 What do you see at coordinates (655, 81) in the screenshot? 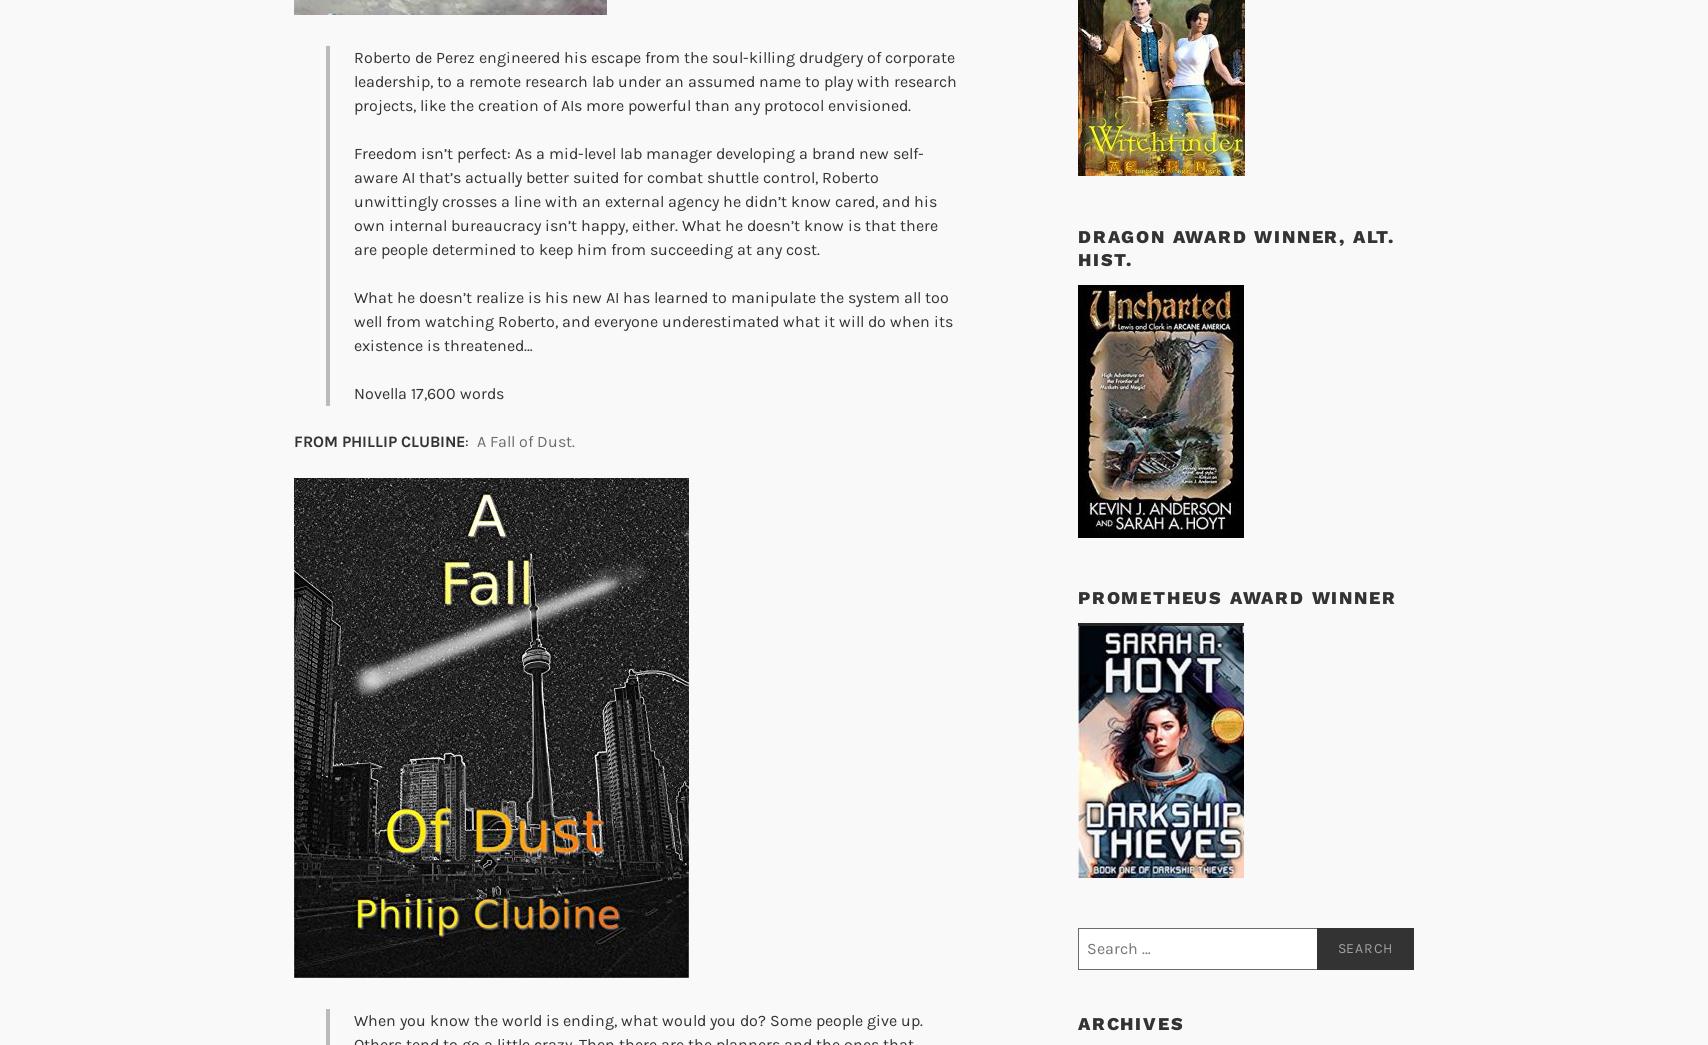
I see `'Roberto de Perez engineered his escape from the soul-killing drudgery of corporate leadership, to a remote research lab under an assumed name to play with research projects, like the creation of AIs more powerful than any protocol envisioned.'` at bounding box center [655, 81].